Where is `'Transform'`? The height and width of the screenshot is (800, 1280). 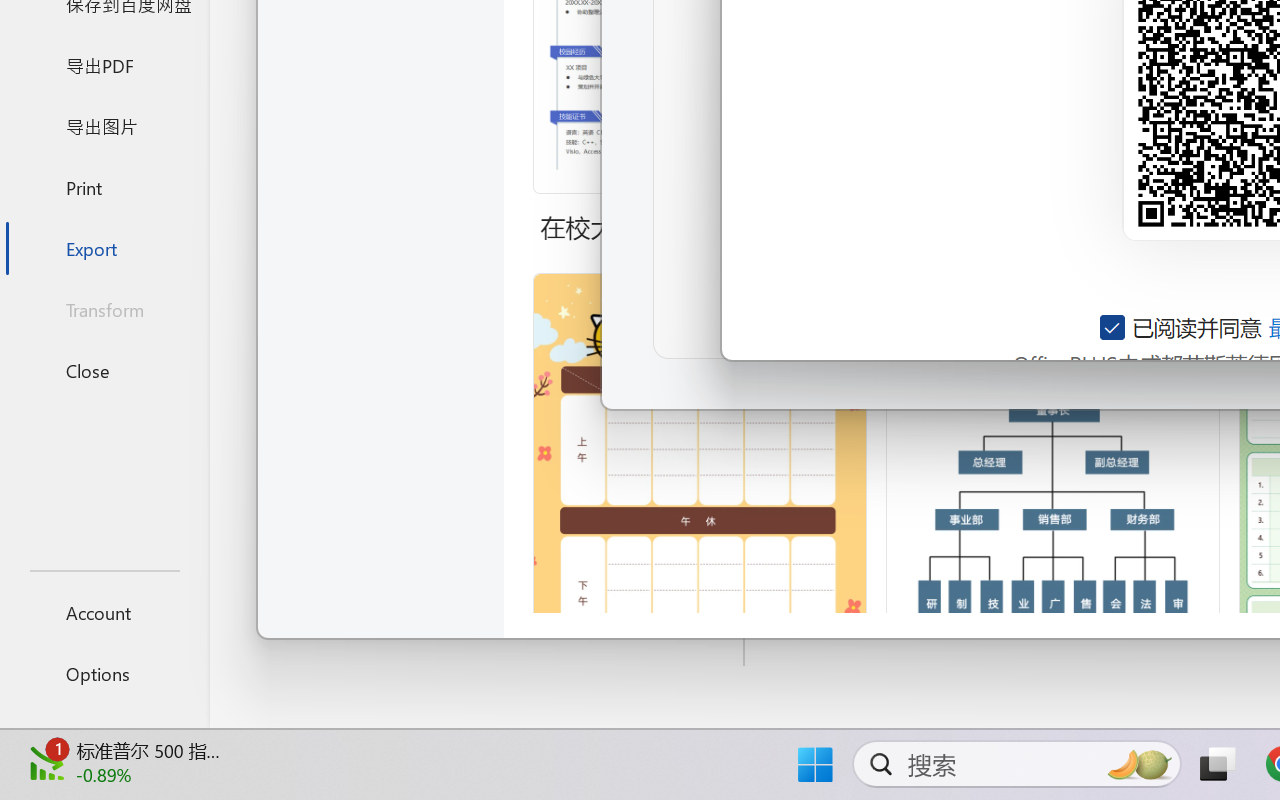 'Transform' is located at coordinates (103, 308).